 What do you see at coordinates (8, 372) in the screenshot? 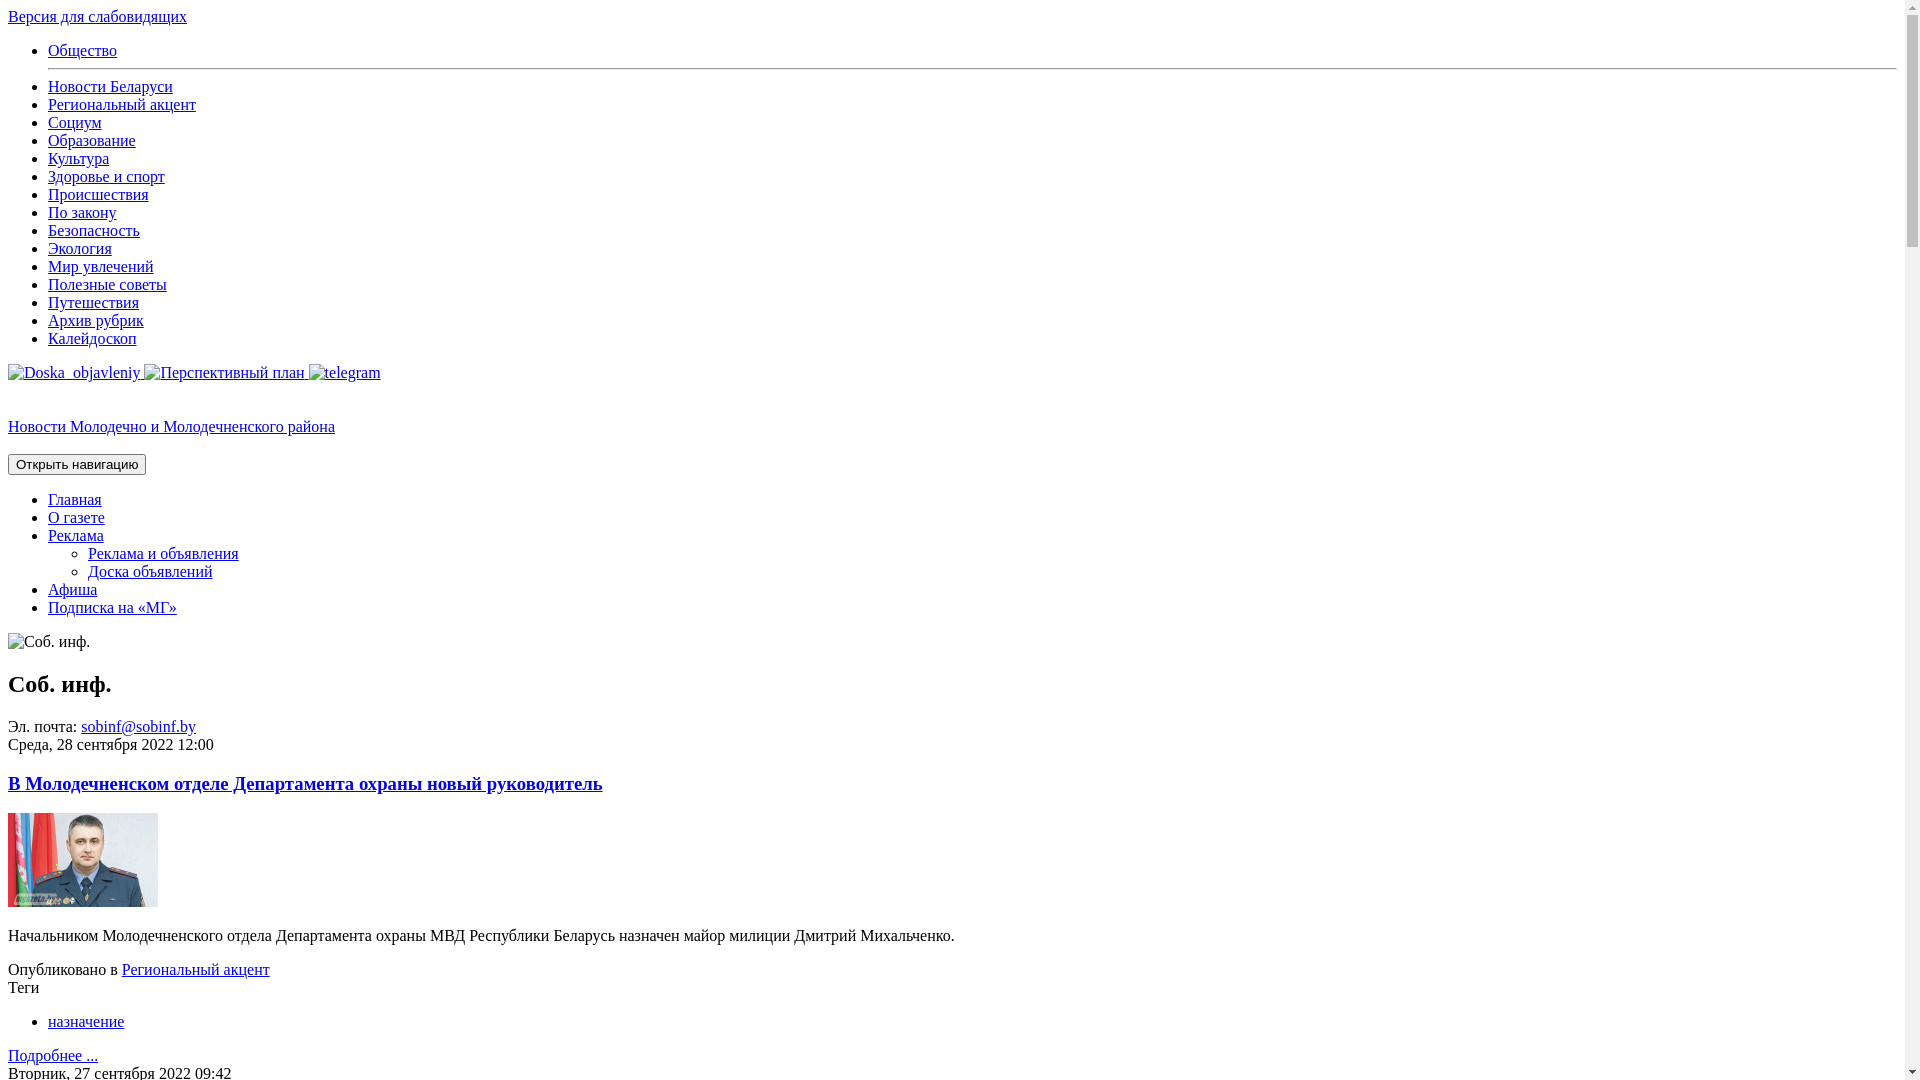
I see `'Doska_objavleniy'` at bounding box center [8, 372].